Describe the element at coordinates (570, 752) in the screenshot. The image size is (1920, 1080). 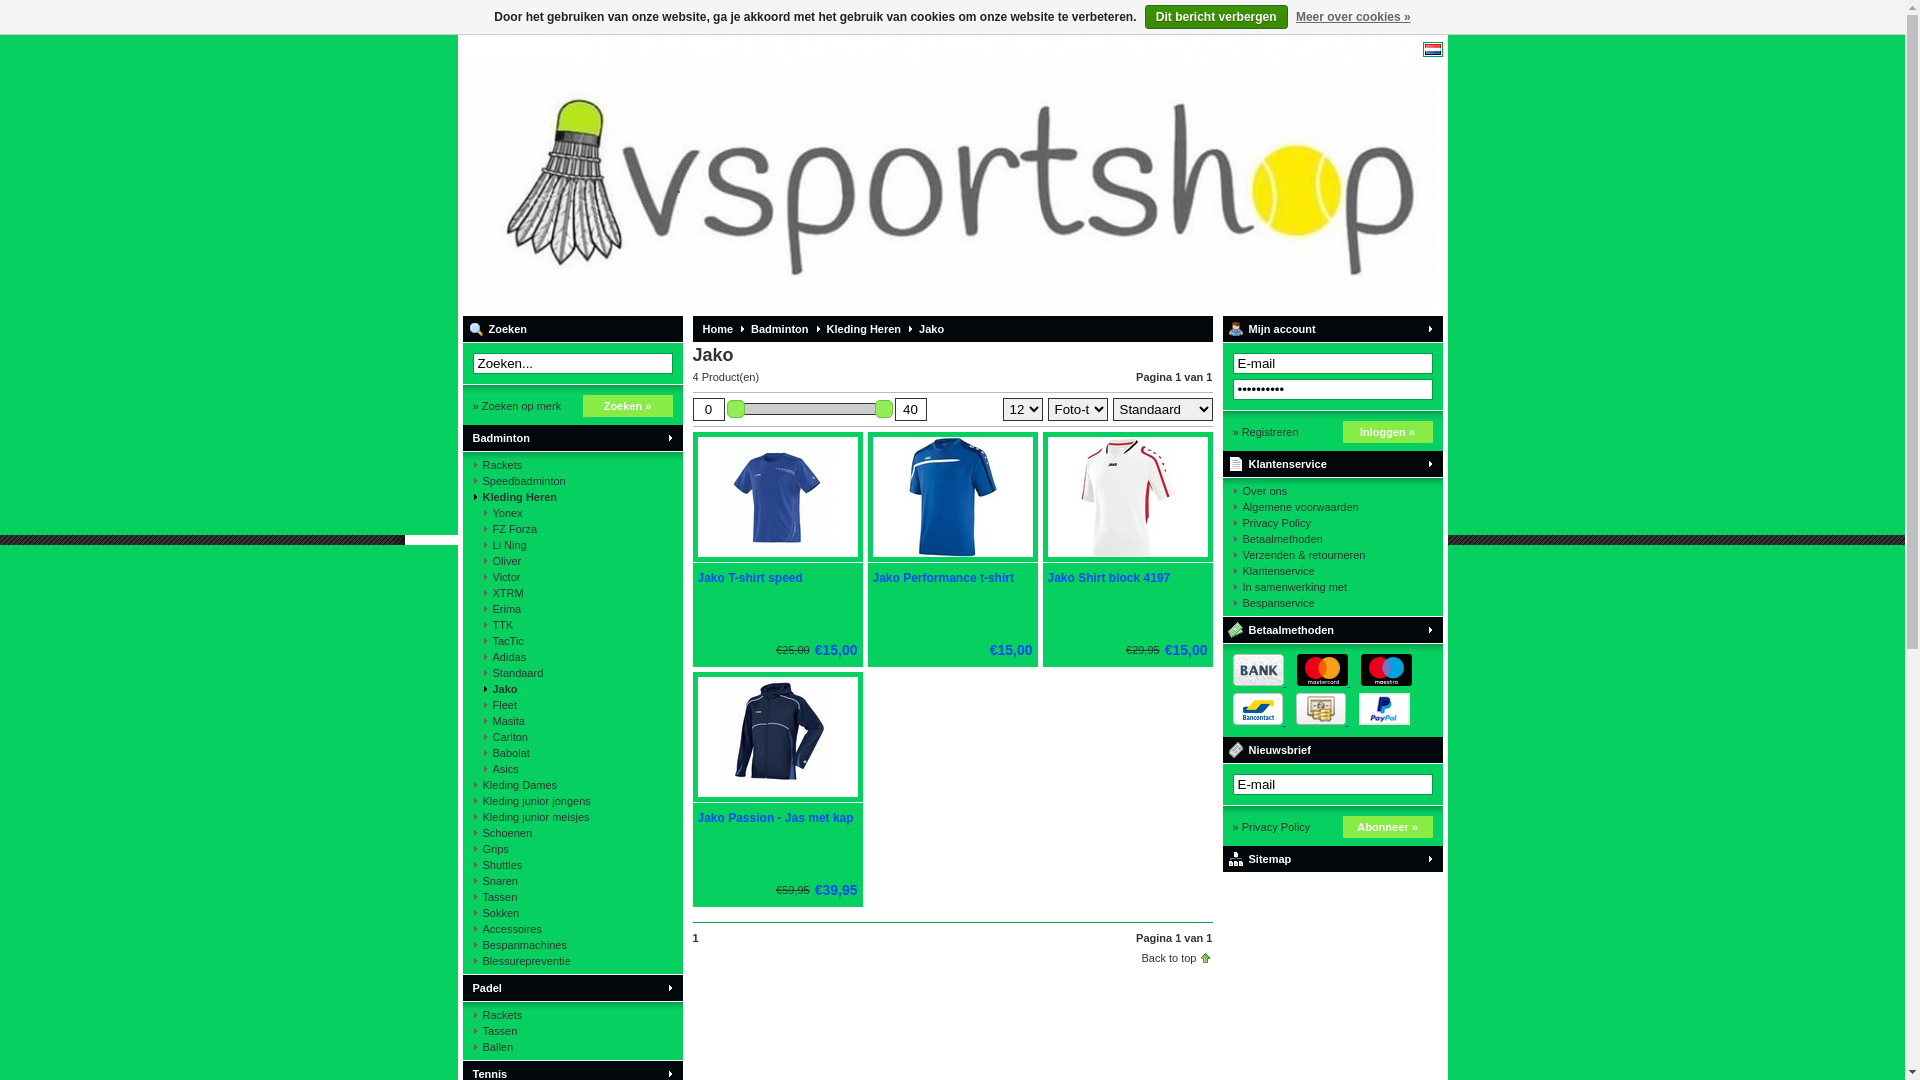
I see `'Babolat'` at that location.